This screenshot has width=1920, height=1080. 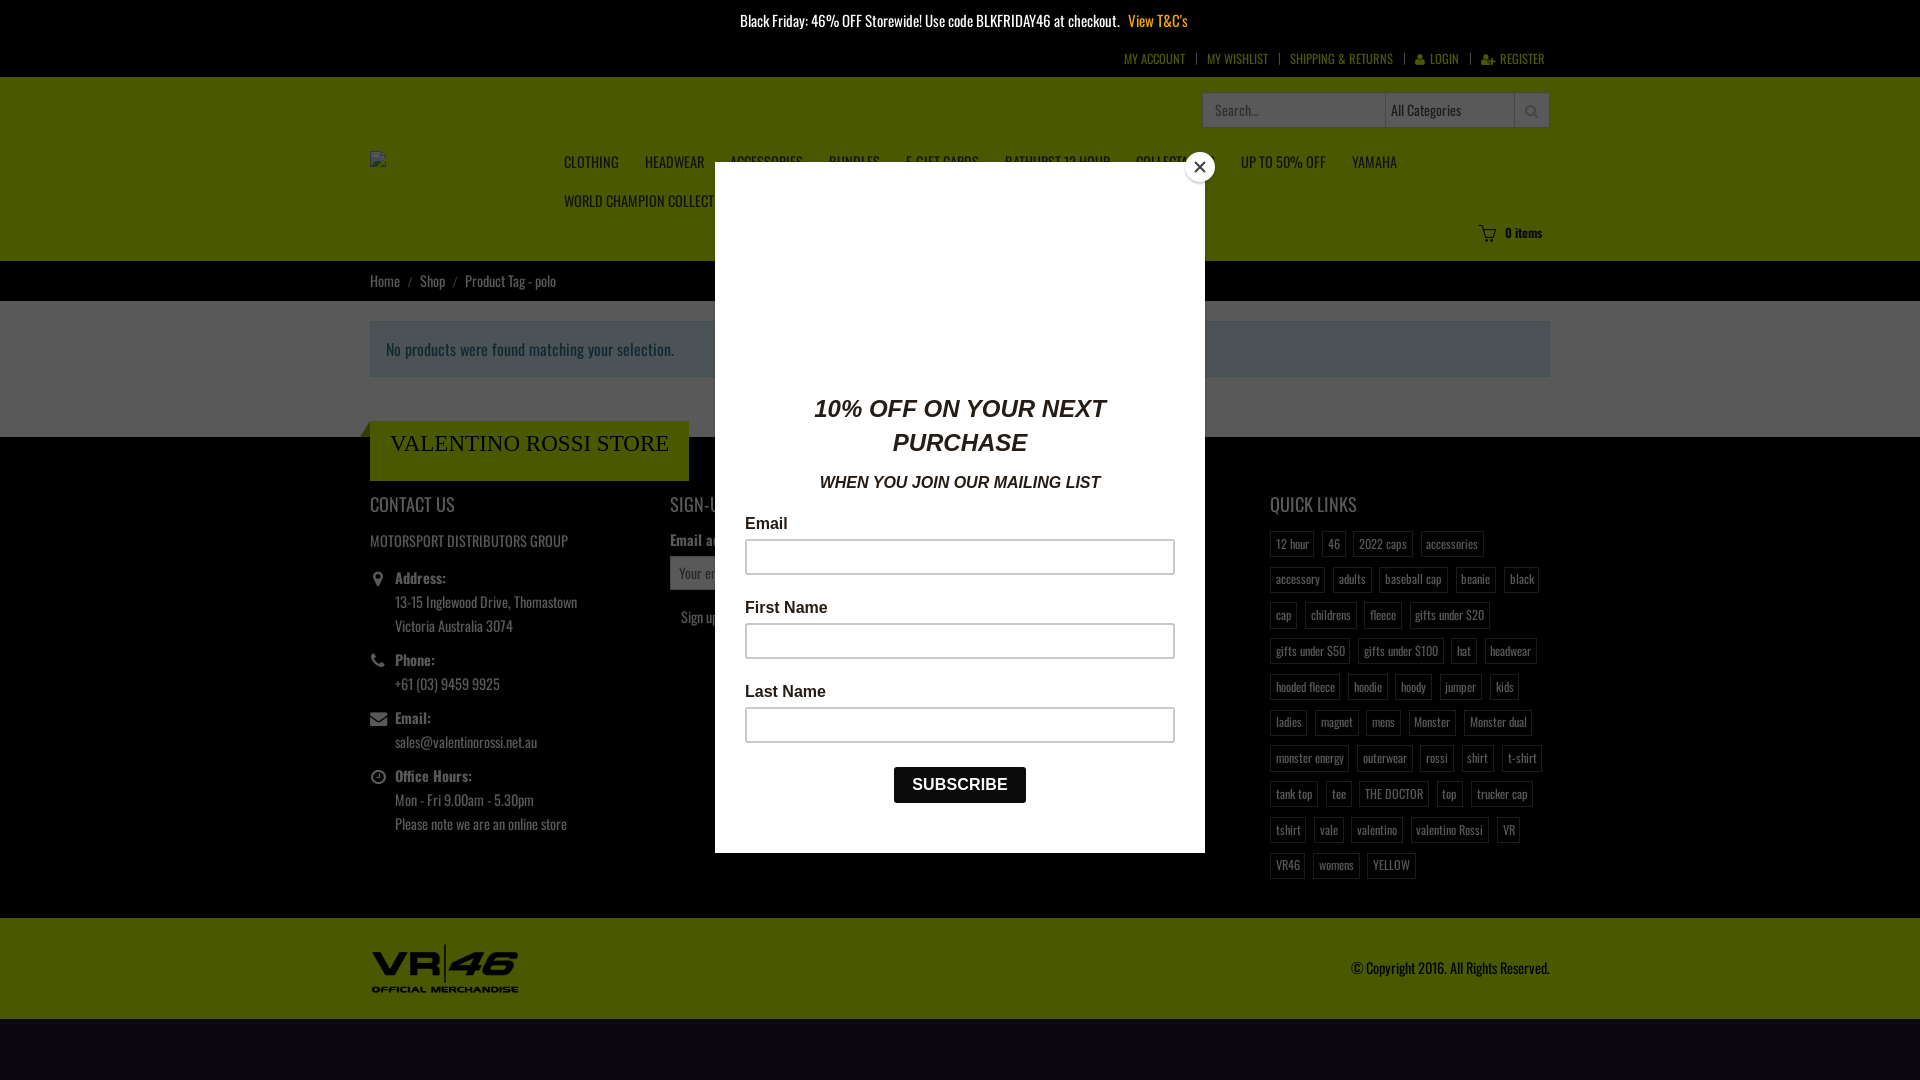 What do you see at coordinates (1287, 829) in the screenshot?
I see `'tshirt'` at bounding box center [1287, 829].